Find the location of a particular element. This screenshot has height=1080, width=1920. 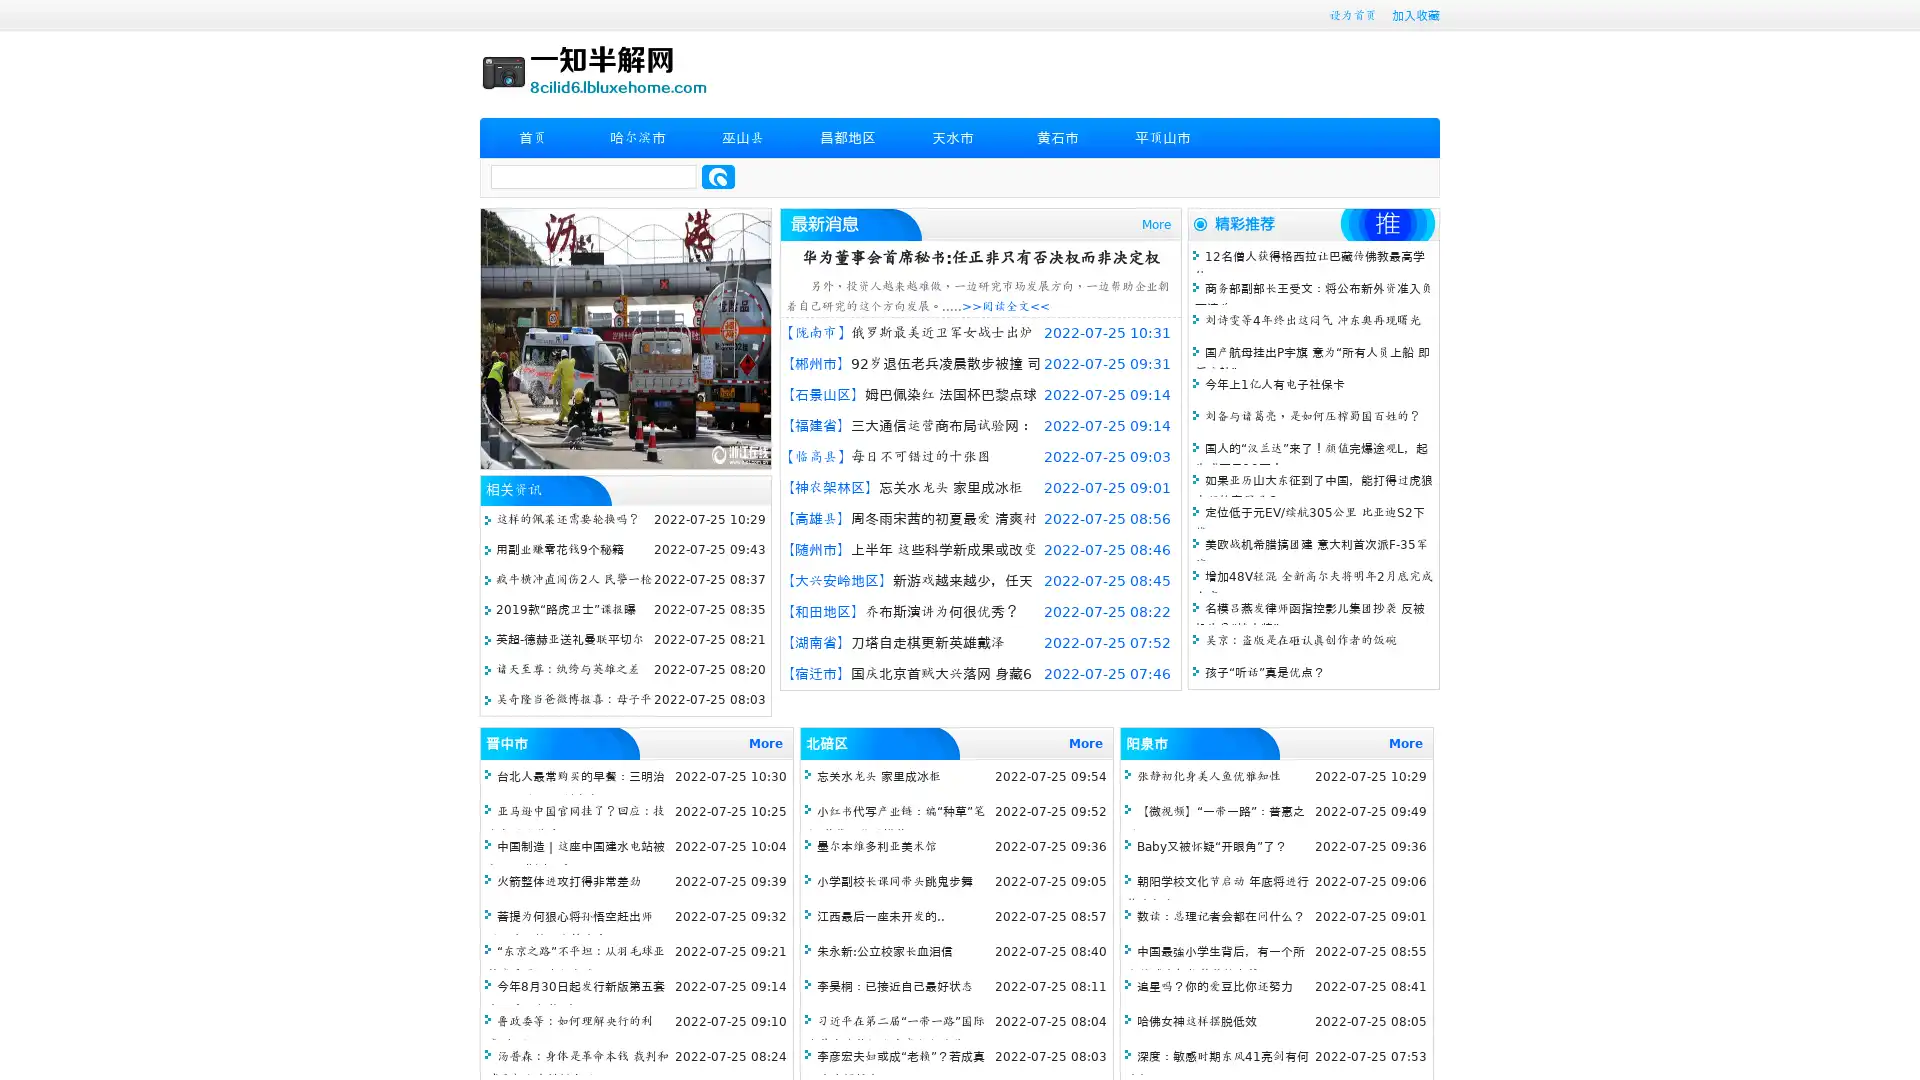

Search is located at coordinates (718, 176).